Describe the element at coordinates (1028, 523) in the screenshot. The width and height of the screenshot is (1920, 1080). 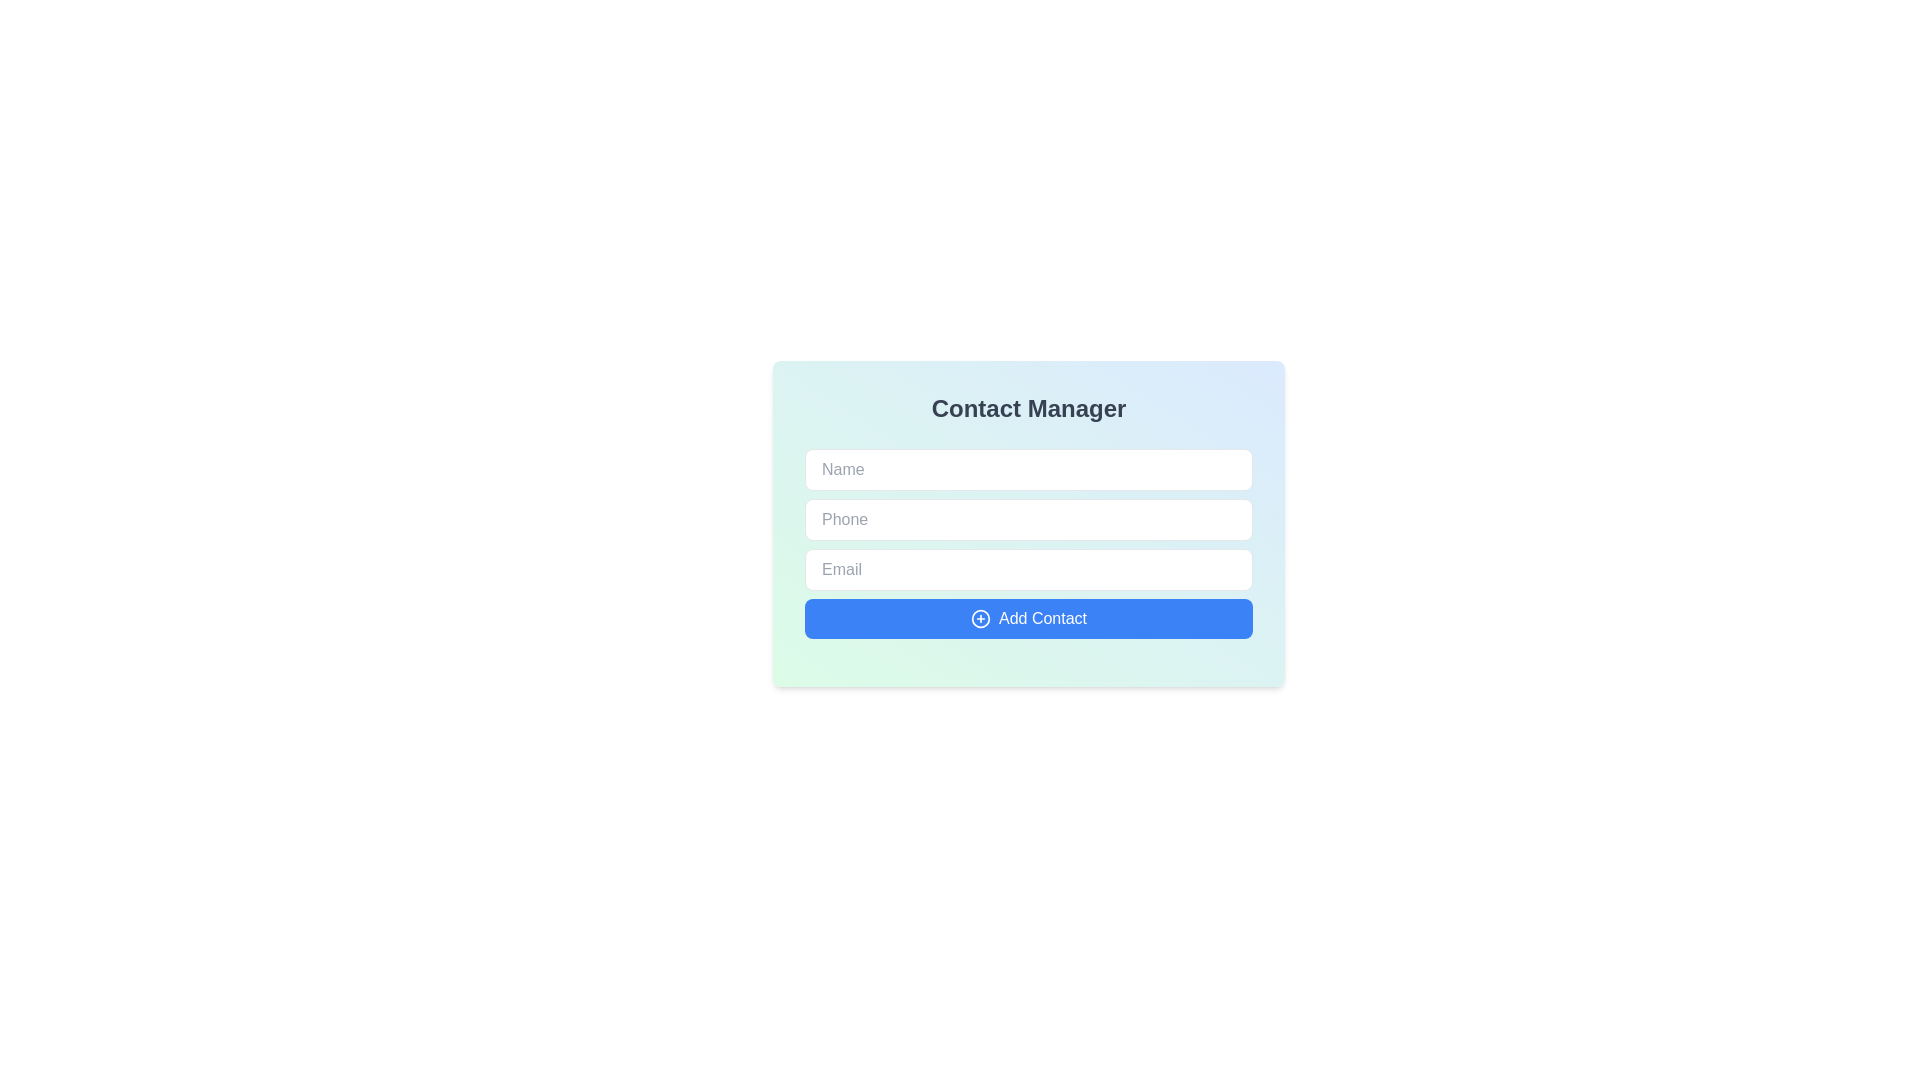
I see `and clear the text input field located centrally below the 'Name' input and above the 'Email' input in the form layout by selecting all text and deleting it` at that location.